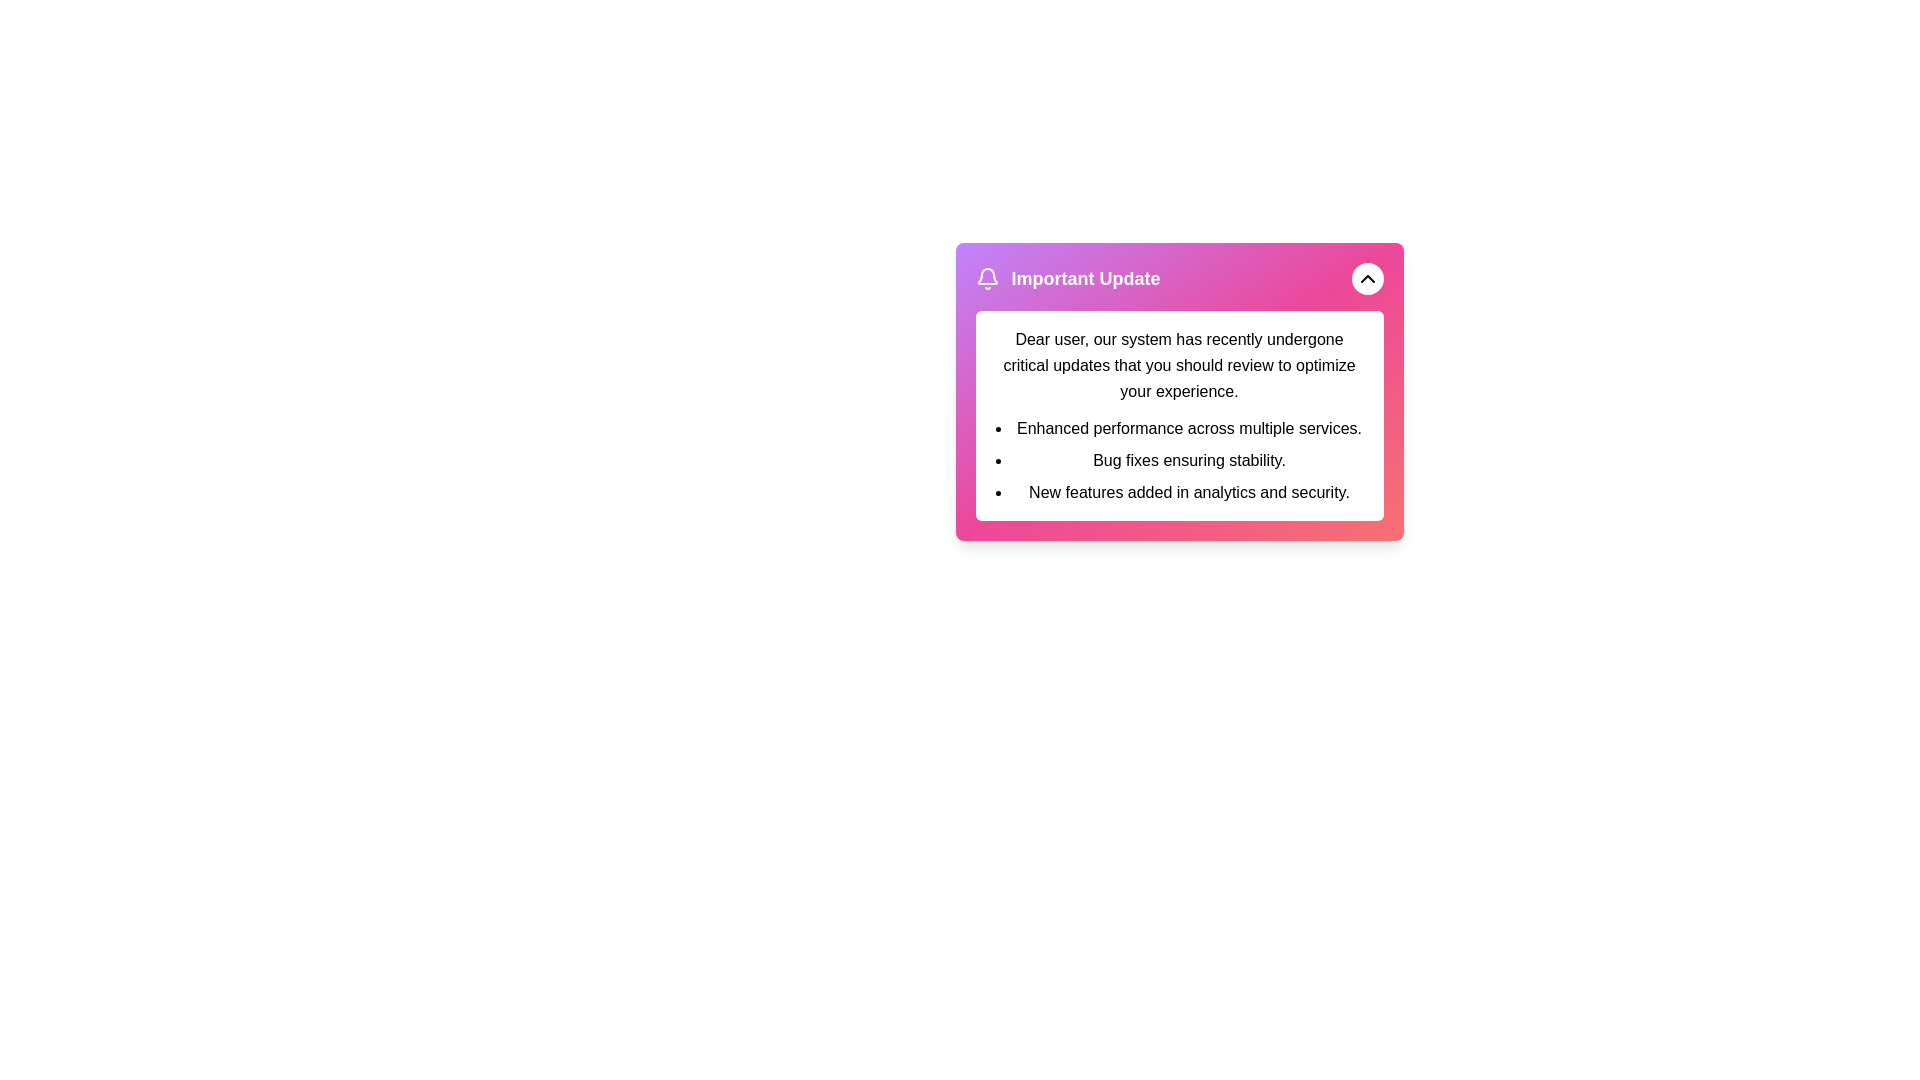 Image resolution: width=1920 pixels, height=1080 pixels. I want to click on bell icon to toggle the alert visibility, so click(987, 278).